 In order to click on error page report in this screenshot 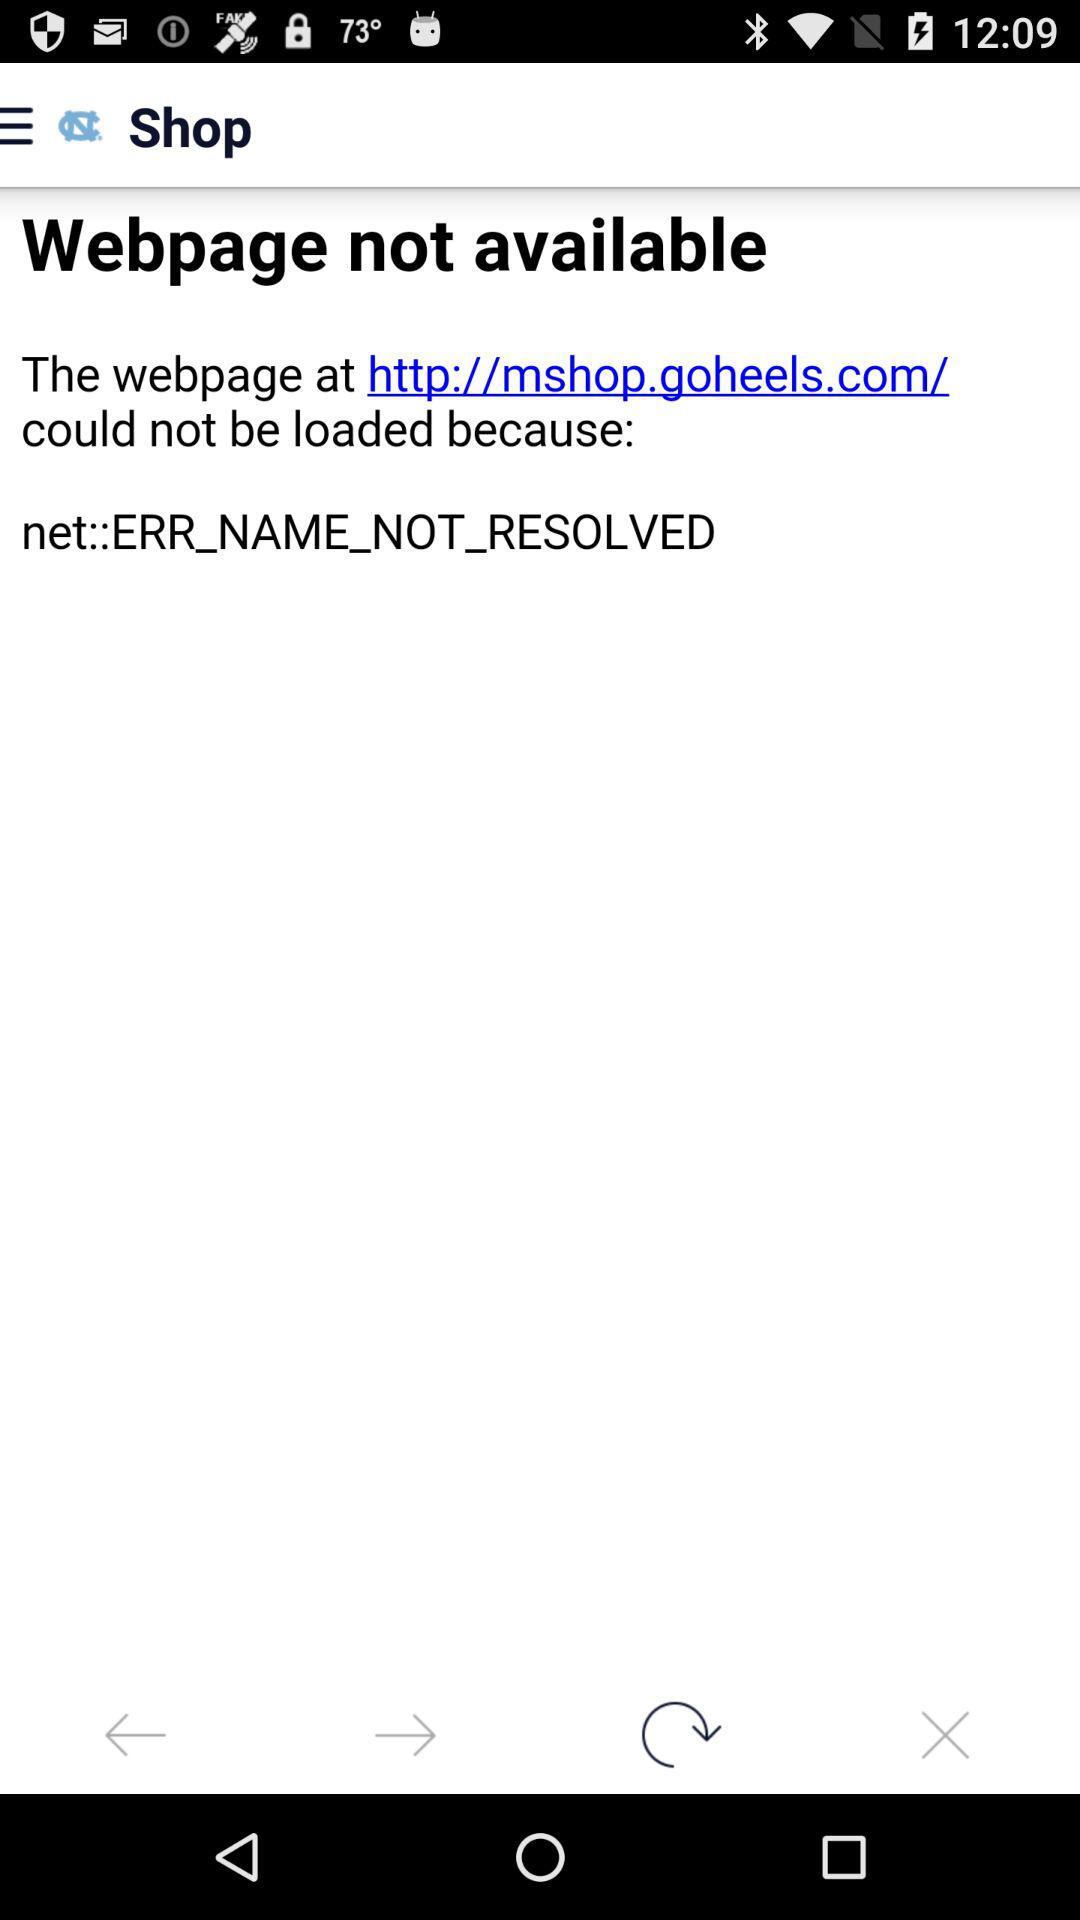, I will do `click(540, 931)`.